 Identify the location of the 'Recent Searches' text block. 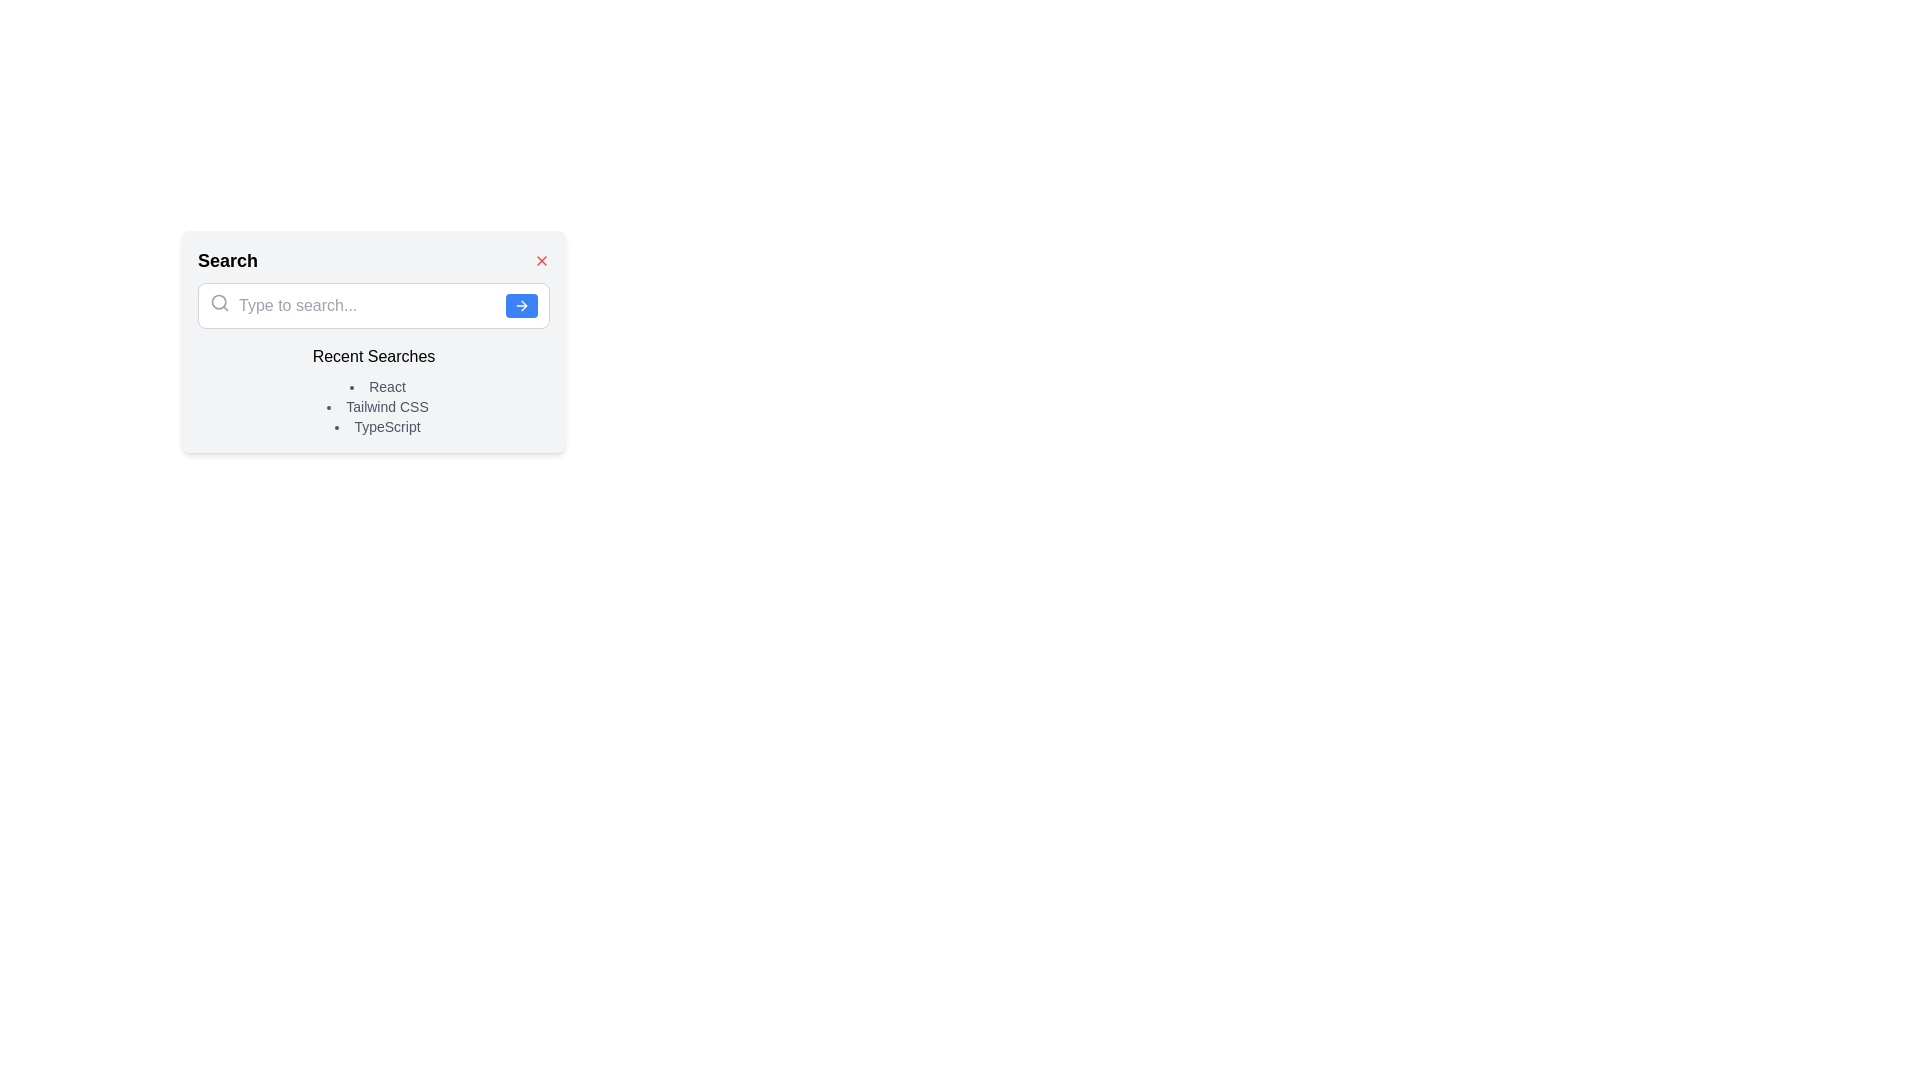
(374, 390).